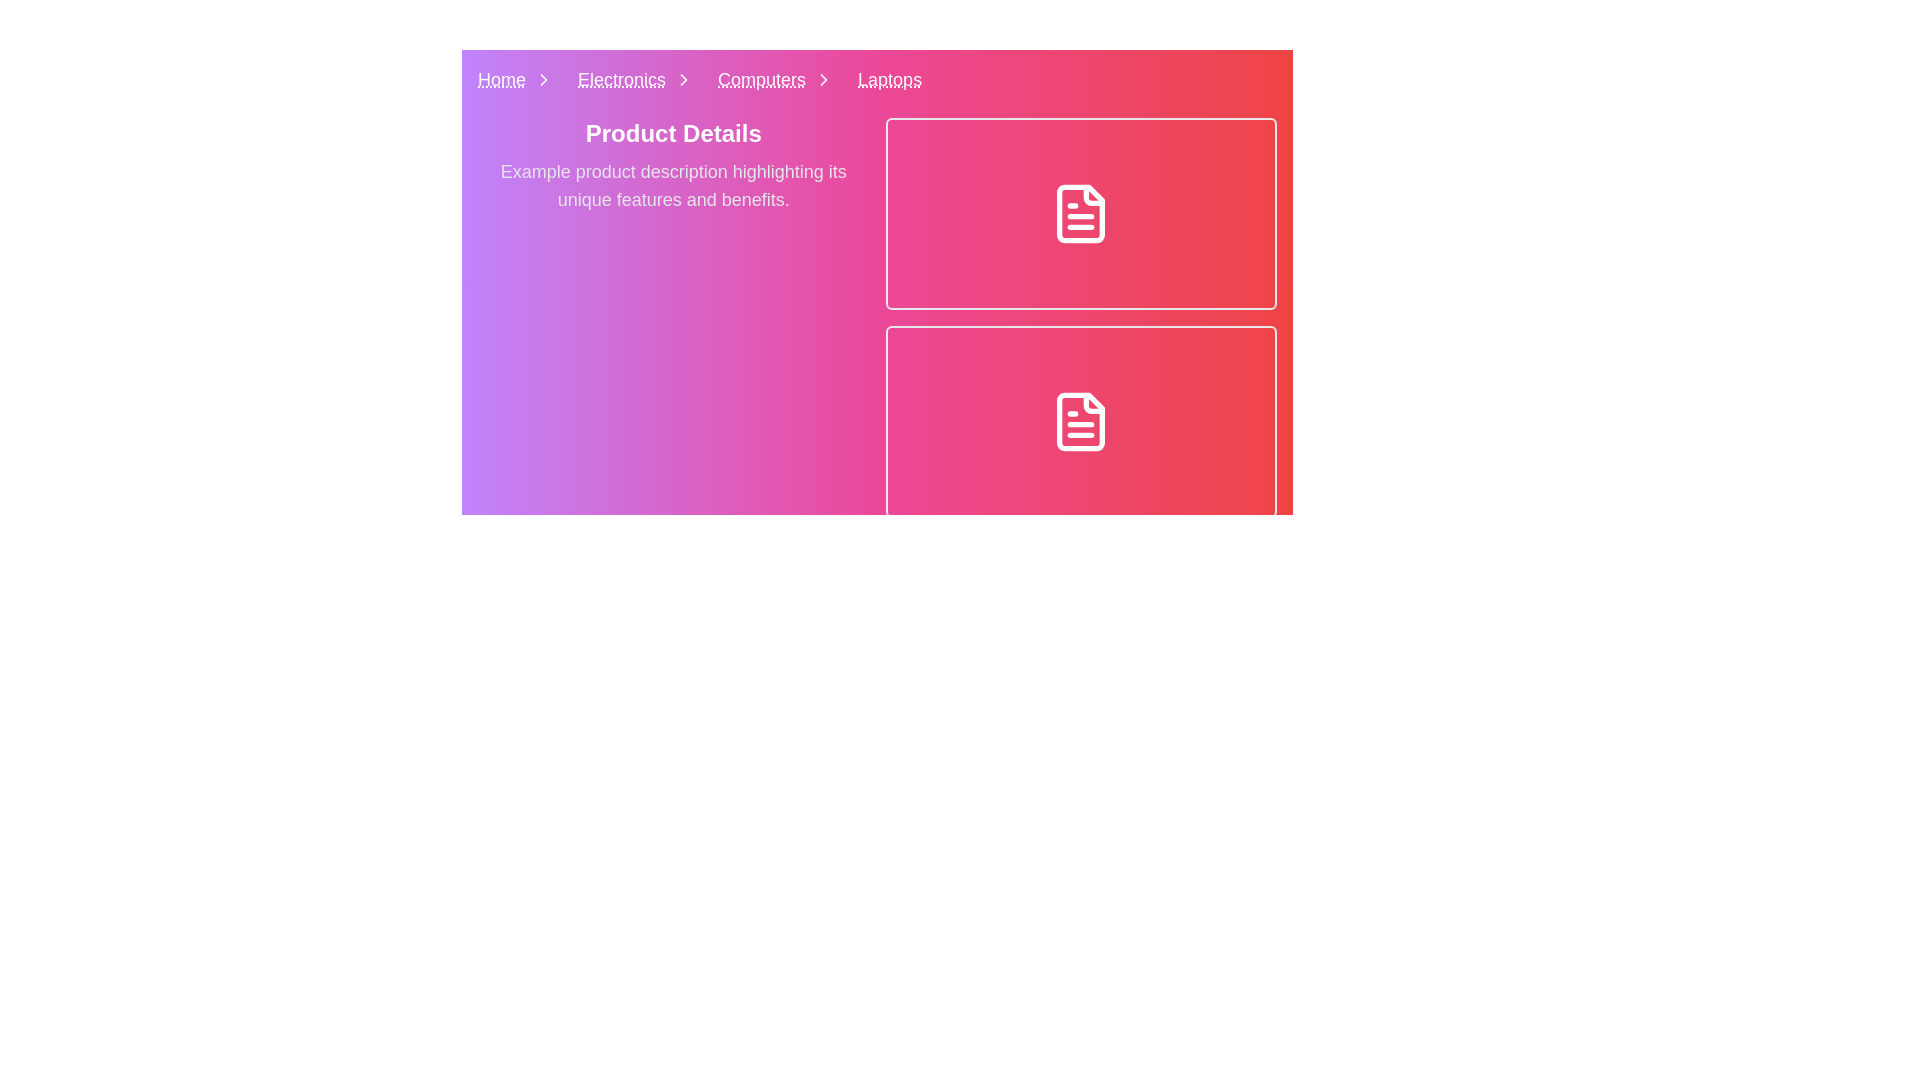 The height and width of the screenshot is (1080, 1920). Describe the element at coordinates (502, 79) in the screenshot. I see `the 'Home' hyperlink located in the breadcrumb navigation bar at the top-left corner of the interface` at that location.